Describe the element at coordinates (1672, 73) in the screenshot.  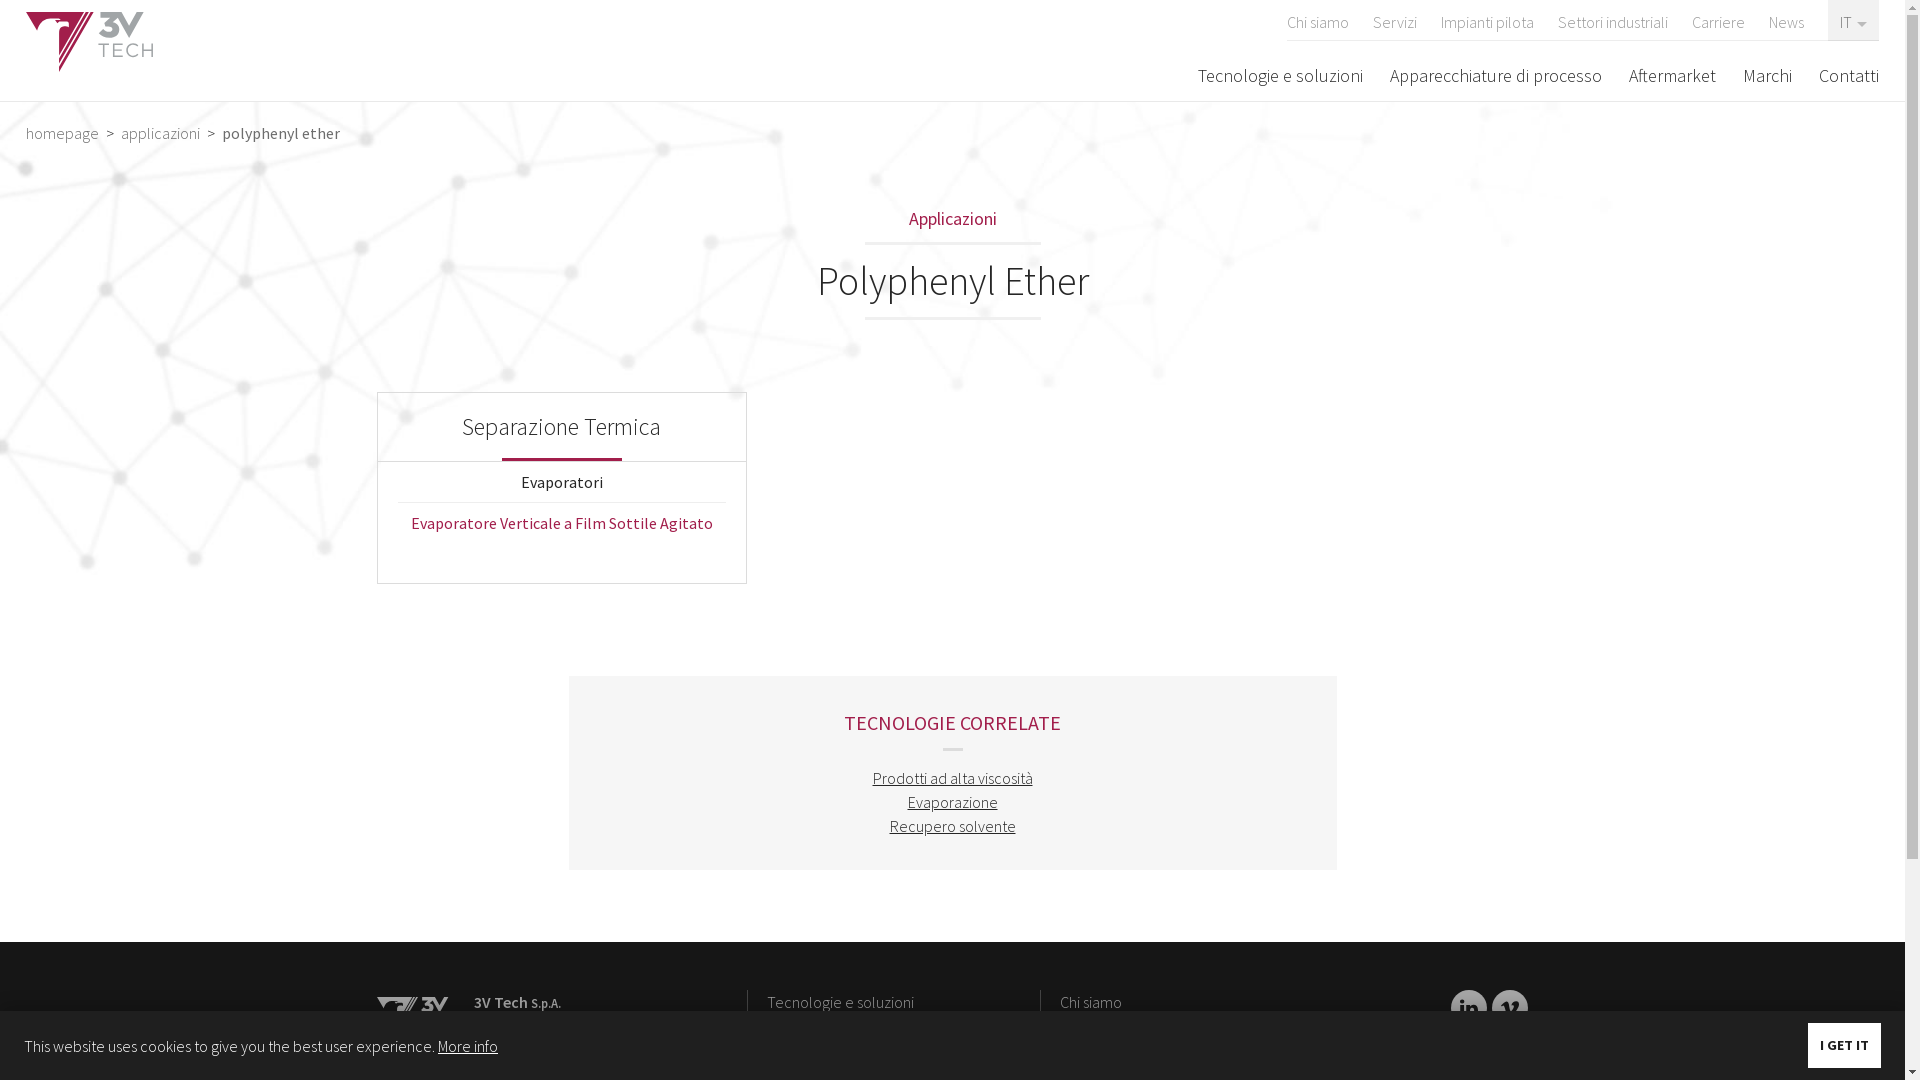
I see `'Aftermarket'` at that location.